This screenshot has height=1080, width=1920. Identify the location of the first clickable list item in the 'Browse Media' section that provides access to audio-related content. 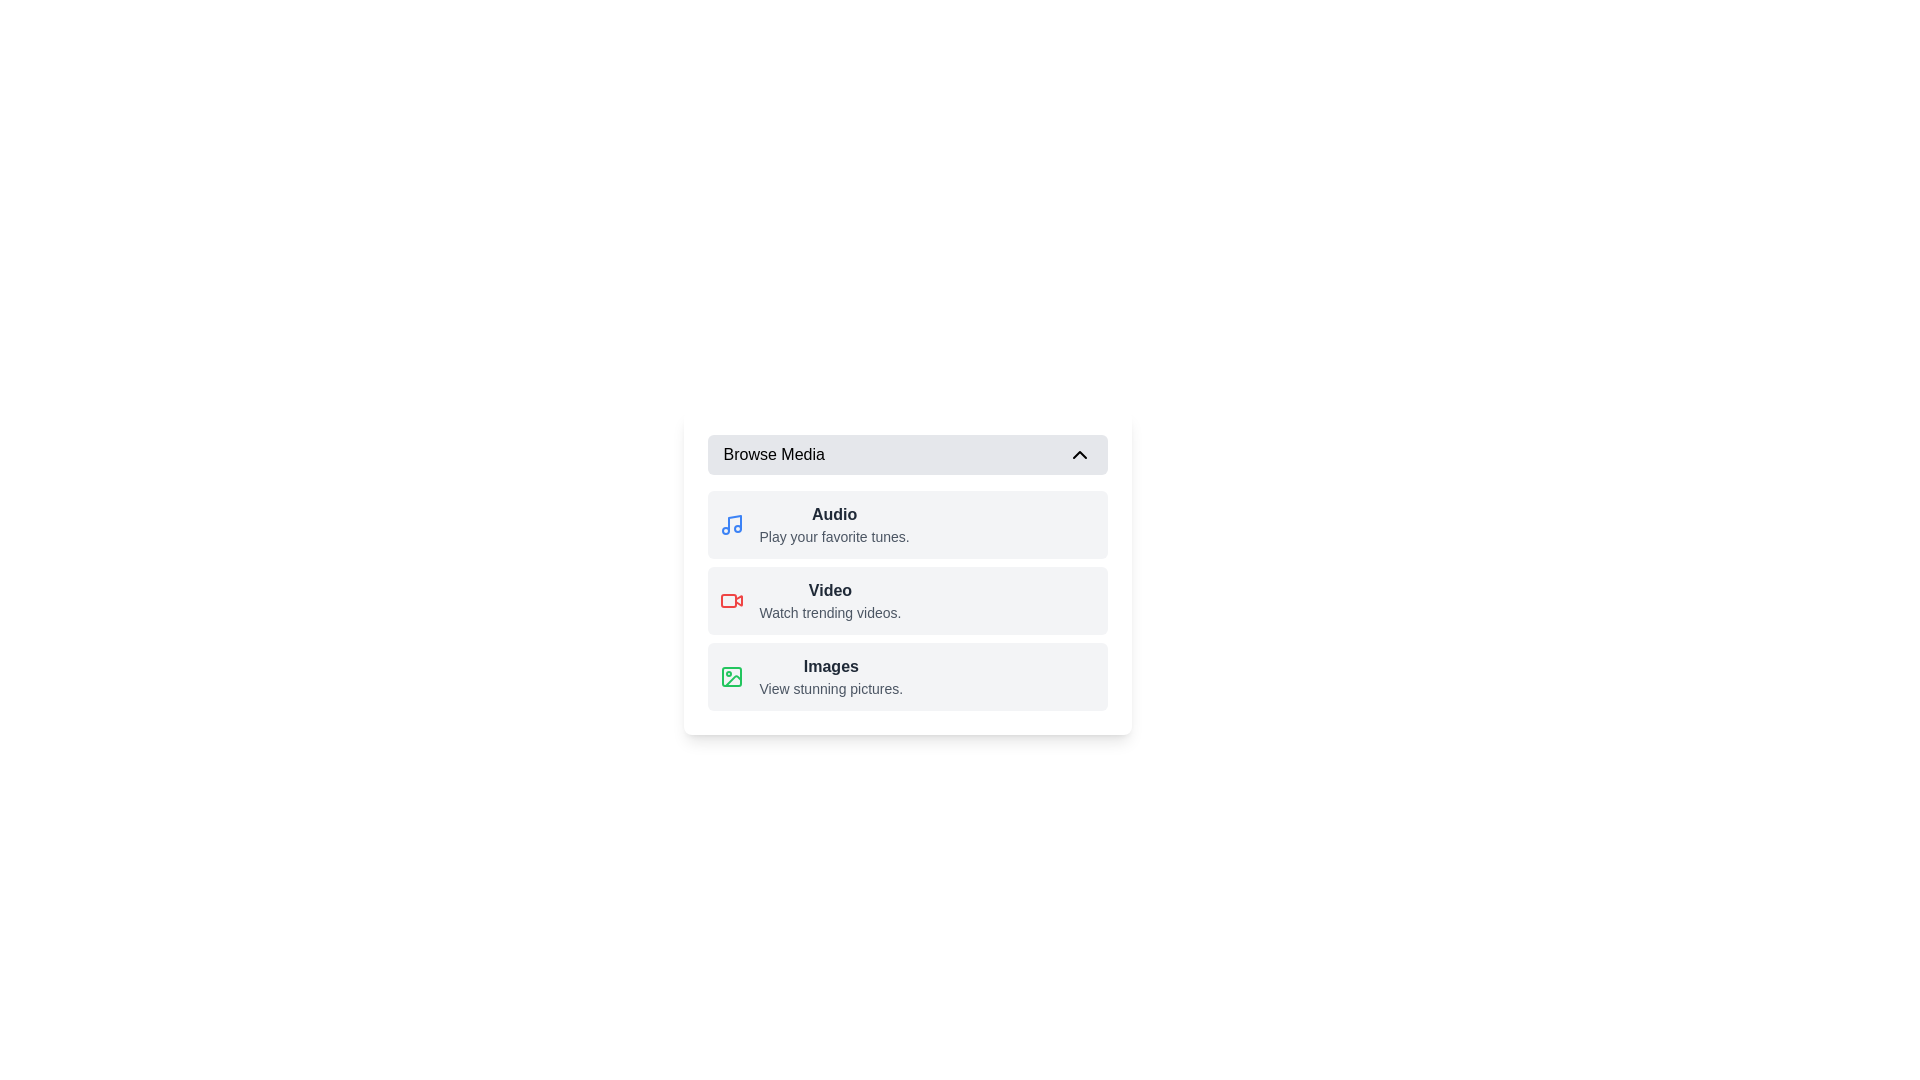
(834, 523).